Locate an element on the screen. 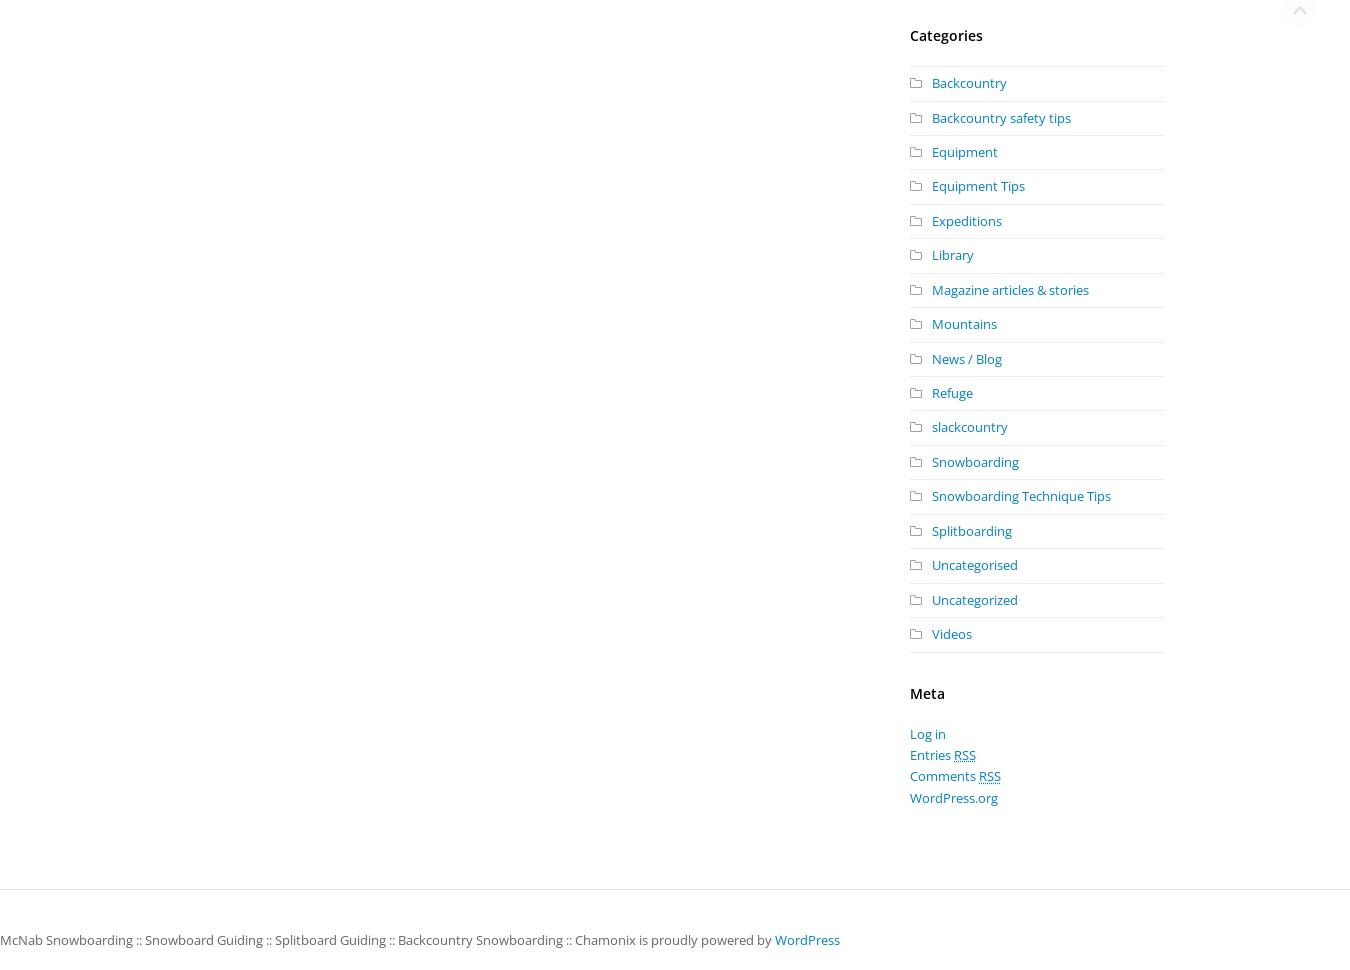  'Refuge' is located at coordinates (951, 393).